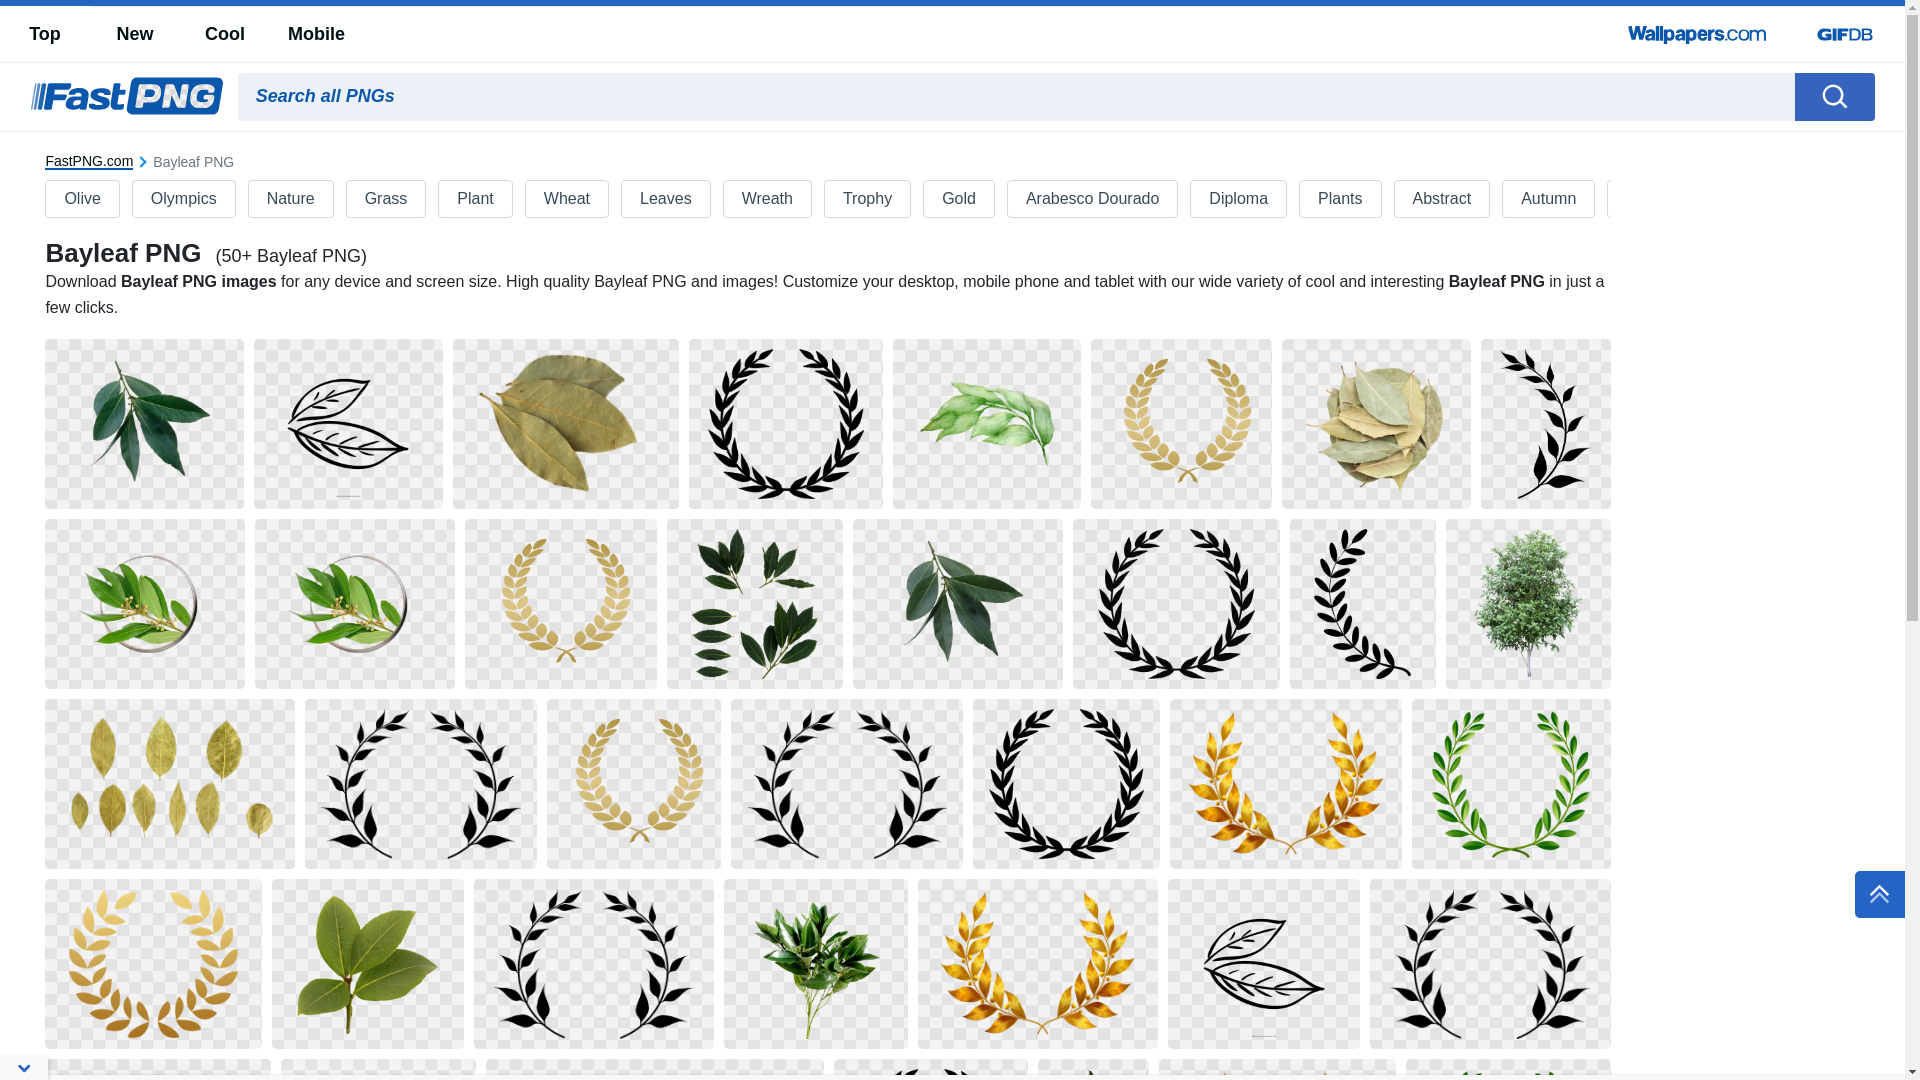 This screenshot has height=1080, width=1920. What do you see at coordinates (723, 199) in the screenshot?
I see `'Wreath'` at bounding box center [723, 199].